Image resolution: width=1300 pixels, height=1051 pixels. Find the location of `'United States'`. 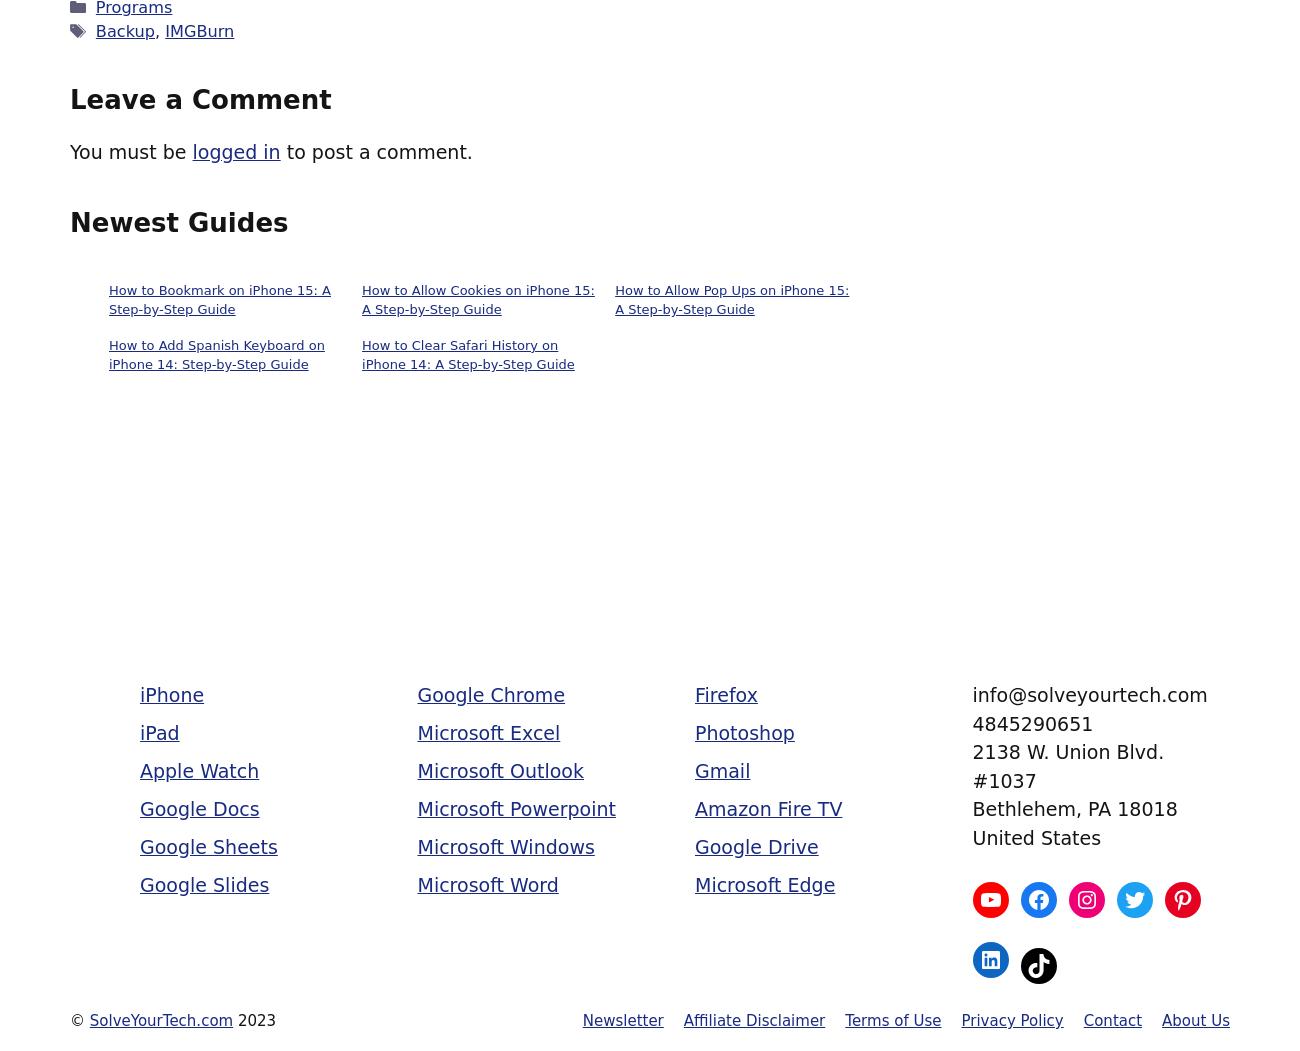

'United States' is located at coordinates (972, 837).